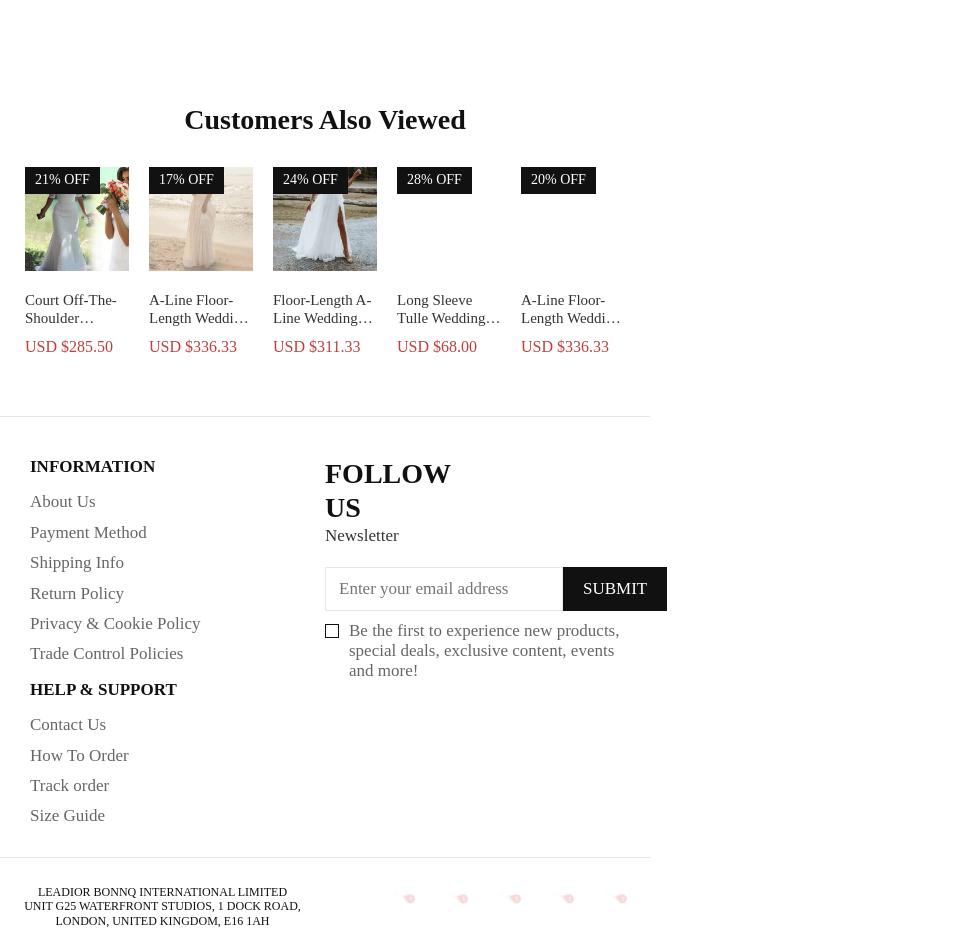 This screenshot has height=945, width=960. Describe the element at coordinates (28, 688) in the screenshot. I see `'HELP & SUPPORT'` at that location.